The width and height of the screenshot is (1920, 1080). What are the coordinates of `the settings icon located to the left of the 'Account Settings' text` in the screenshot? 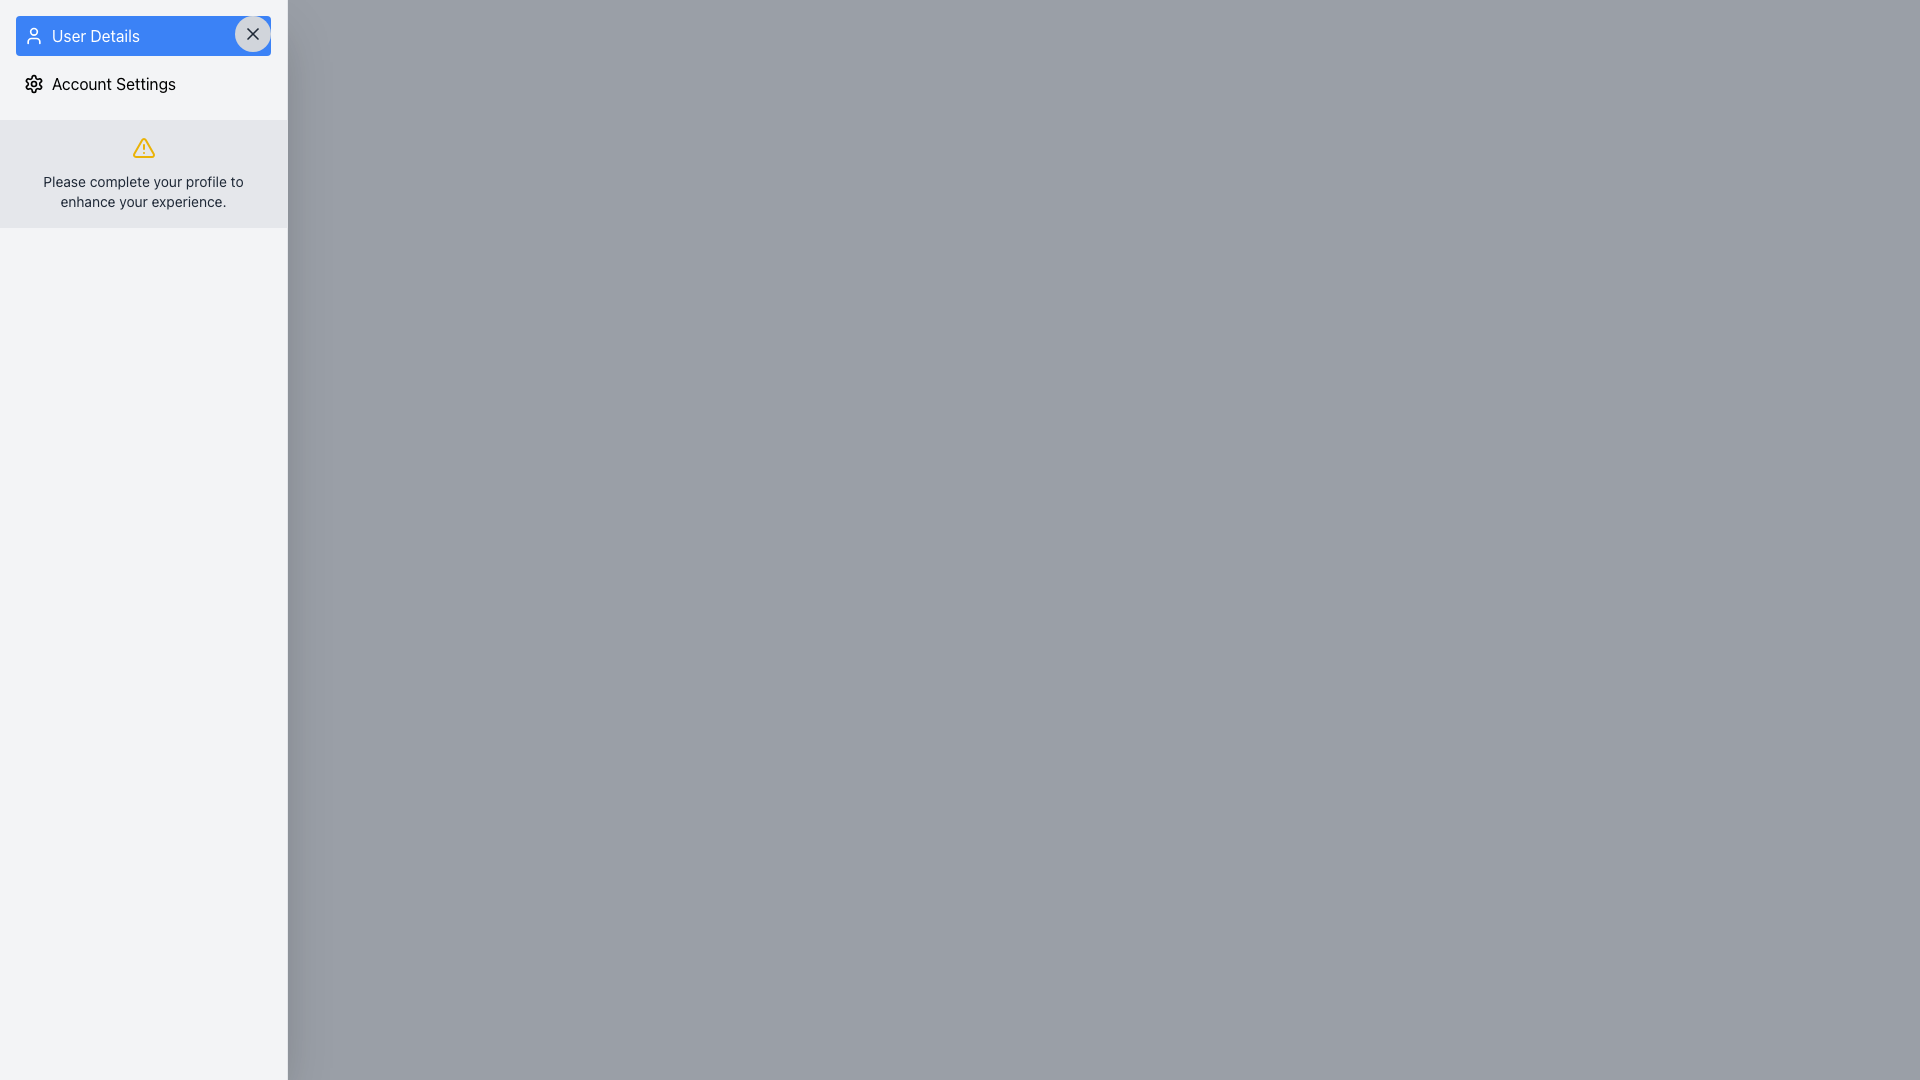 It's located at (33, 83).